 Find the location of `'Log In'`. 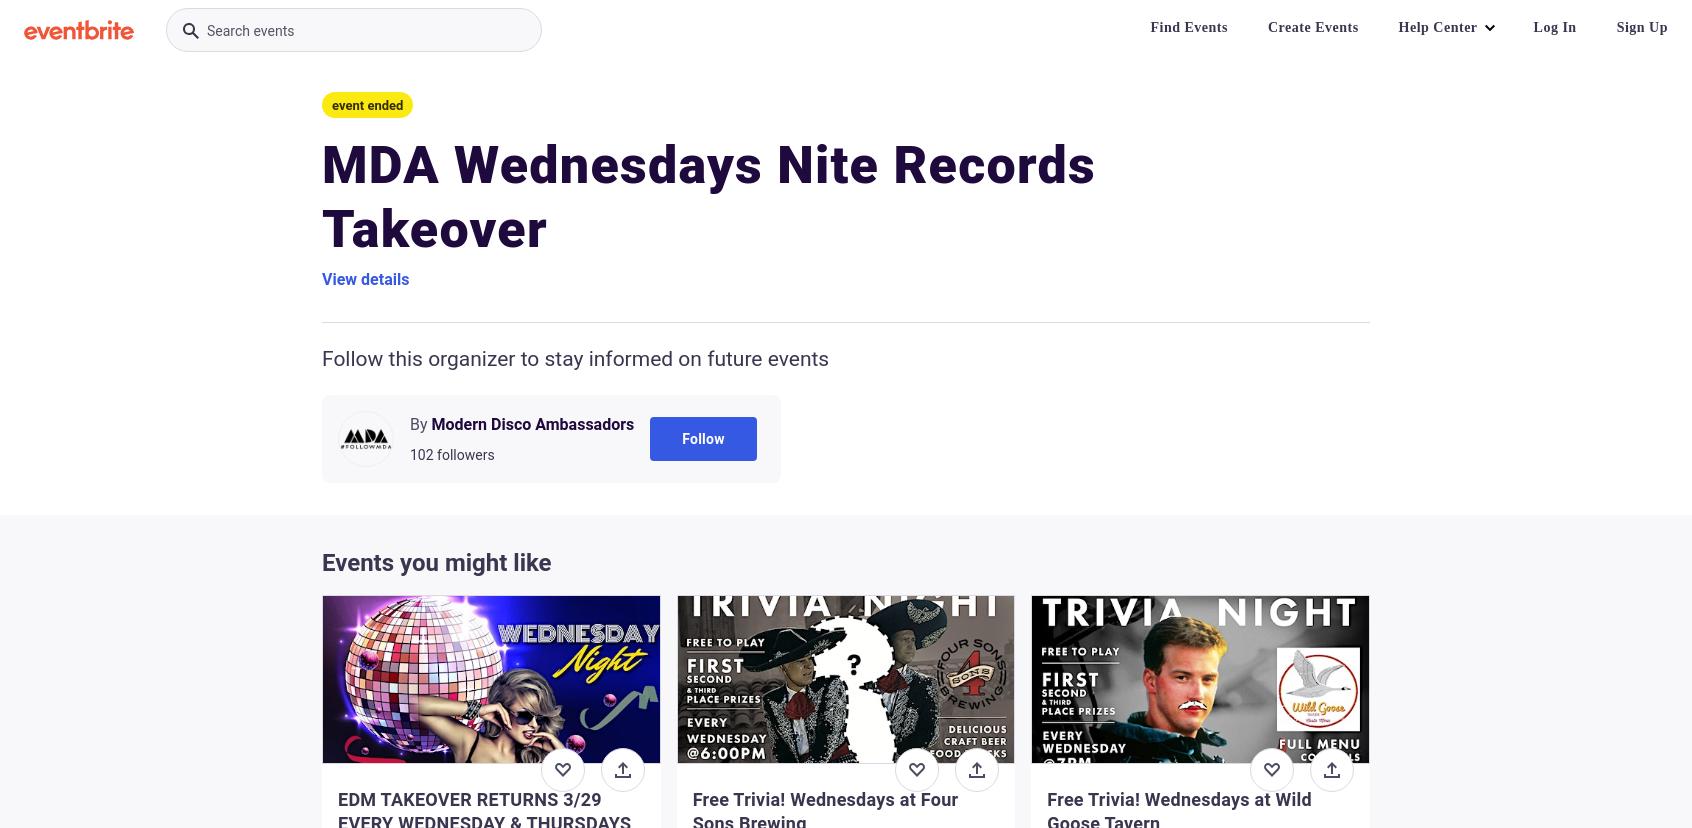

'Log In' is located at coordinates (1553, 27).